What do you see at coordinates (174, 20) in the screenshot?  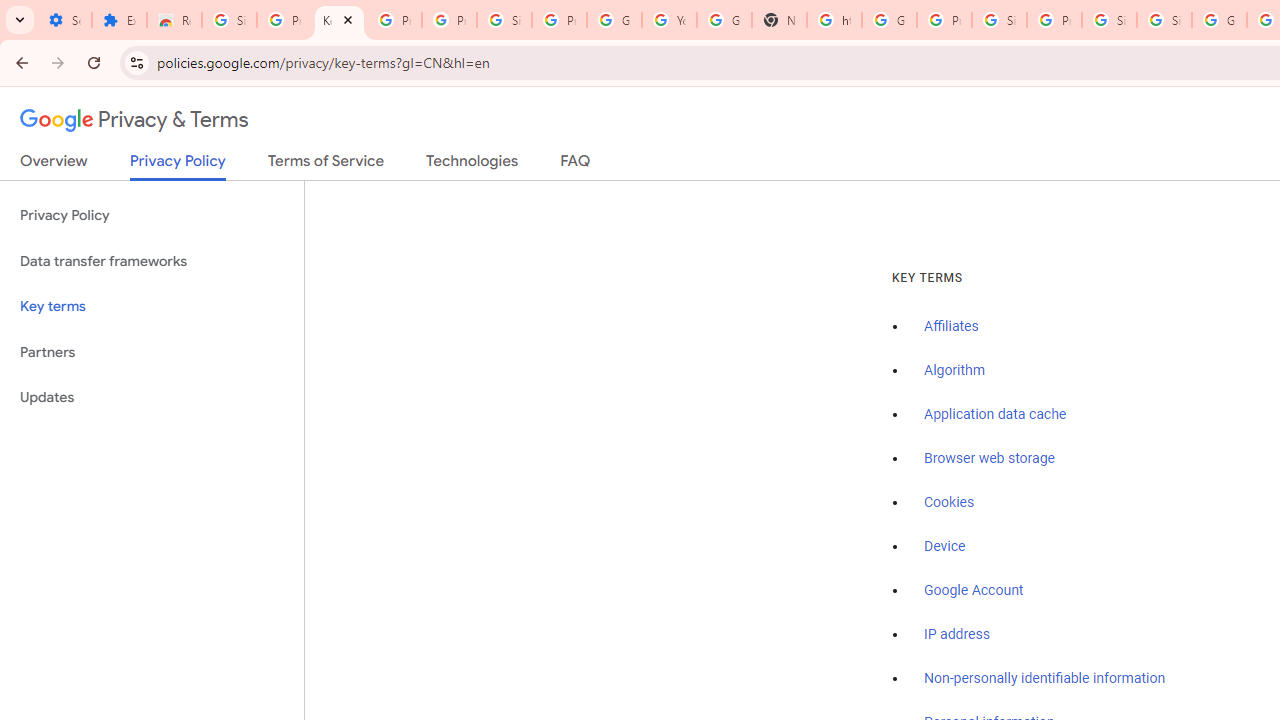 I see `'Reviews: Helix Fruit Jump Arcade Game'` at bounding box center [174, 20].